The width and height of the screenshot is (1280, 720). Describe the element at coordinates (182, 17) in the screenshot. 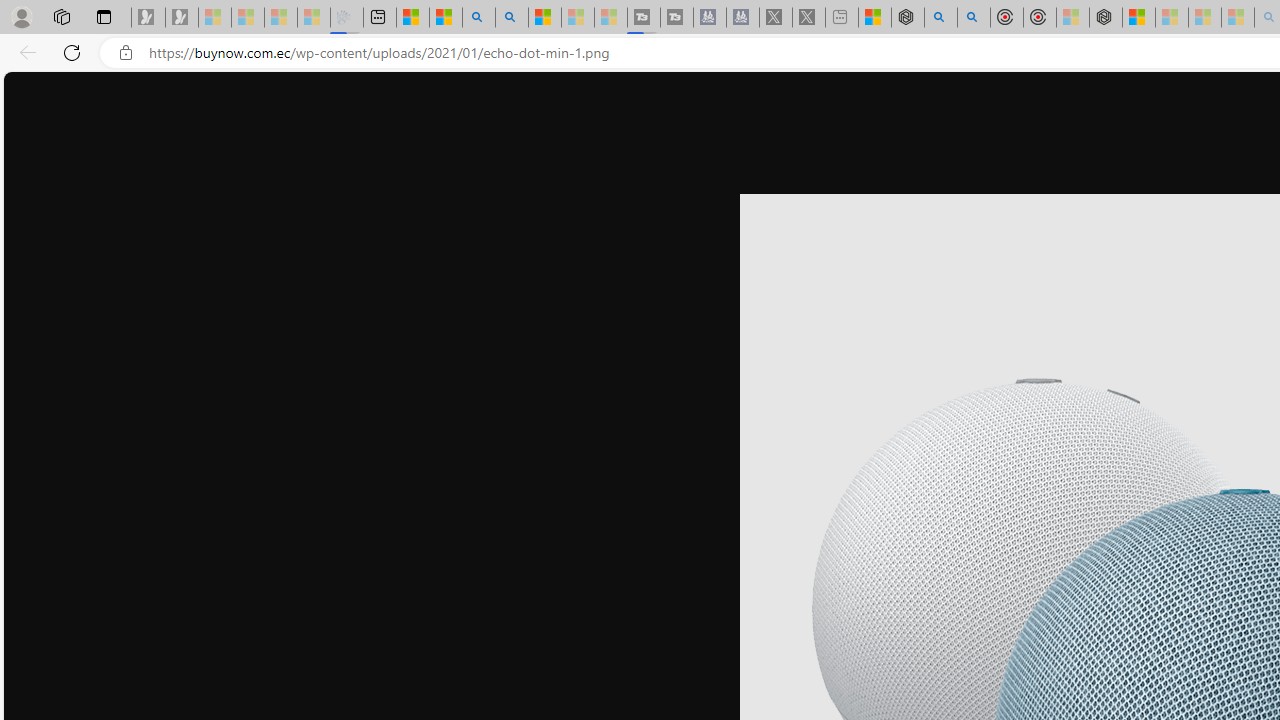

I see `'Newsletter Sign Up - Sleeping'` at that location.